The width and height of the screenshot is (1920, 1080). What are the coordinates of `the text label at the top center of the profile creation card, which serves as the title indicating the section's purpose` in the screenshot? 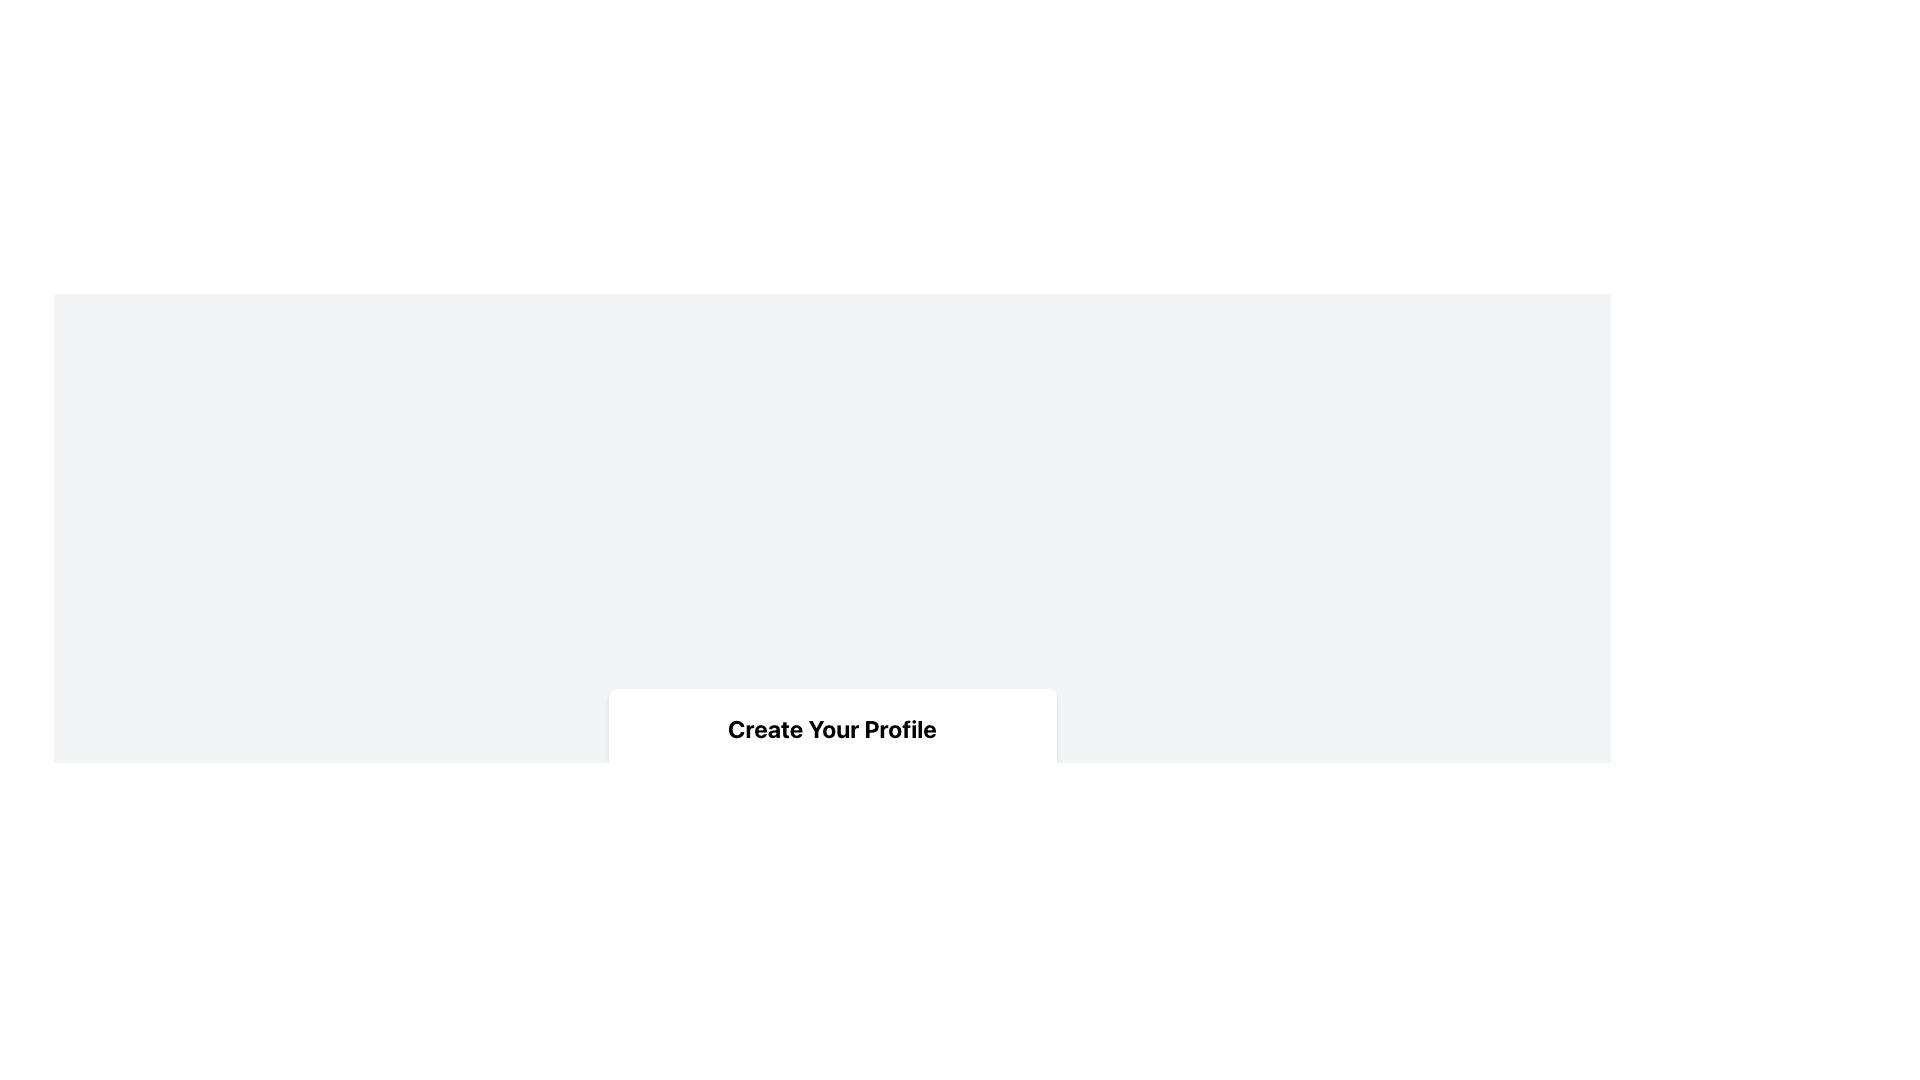 It's located at (832, 728).